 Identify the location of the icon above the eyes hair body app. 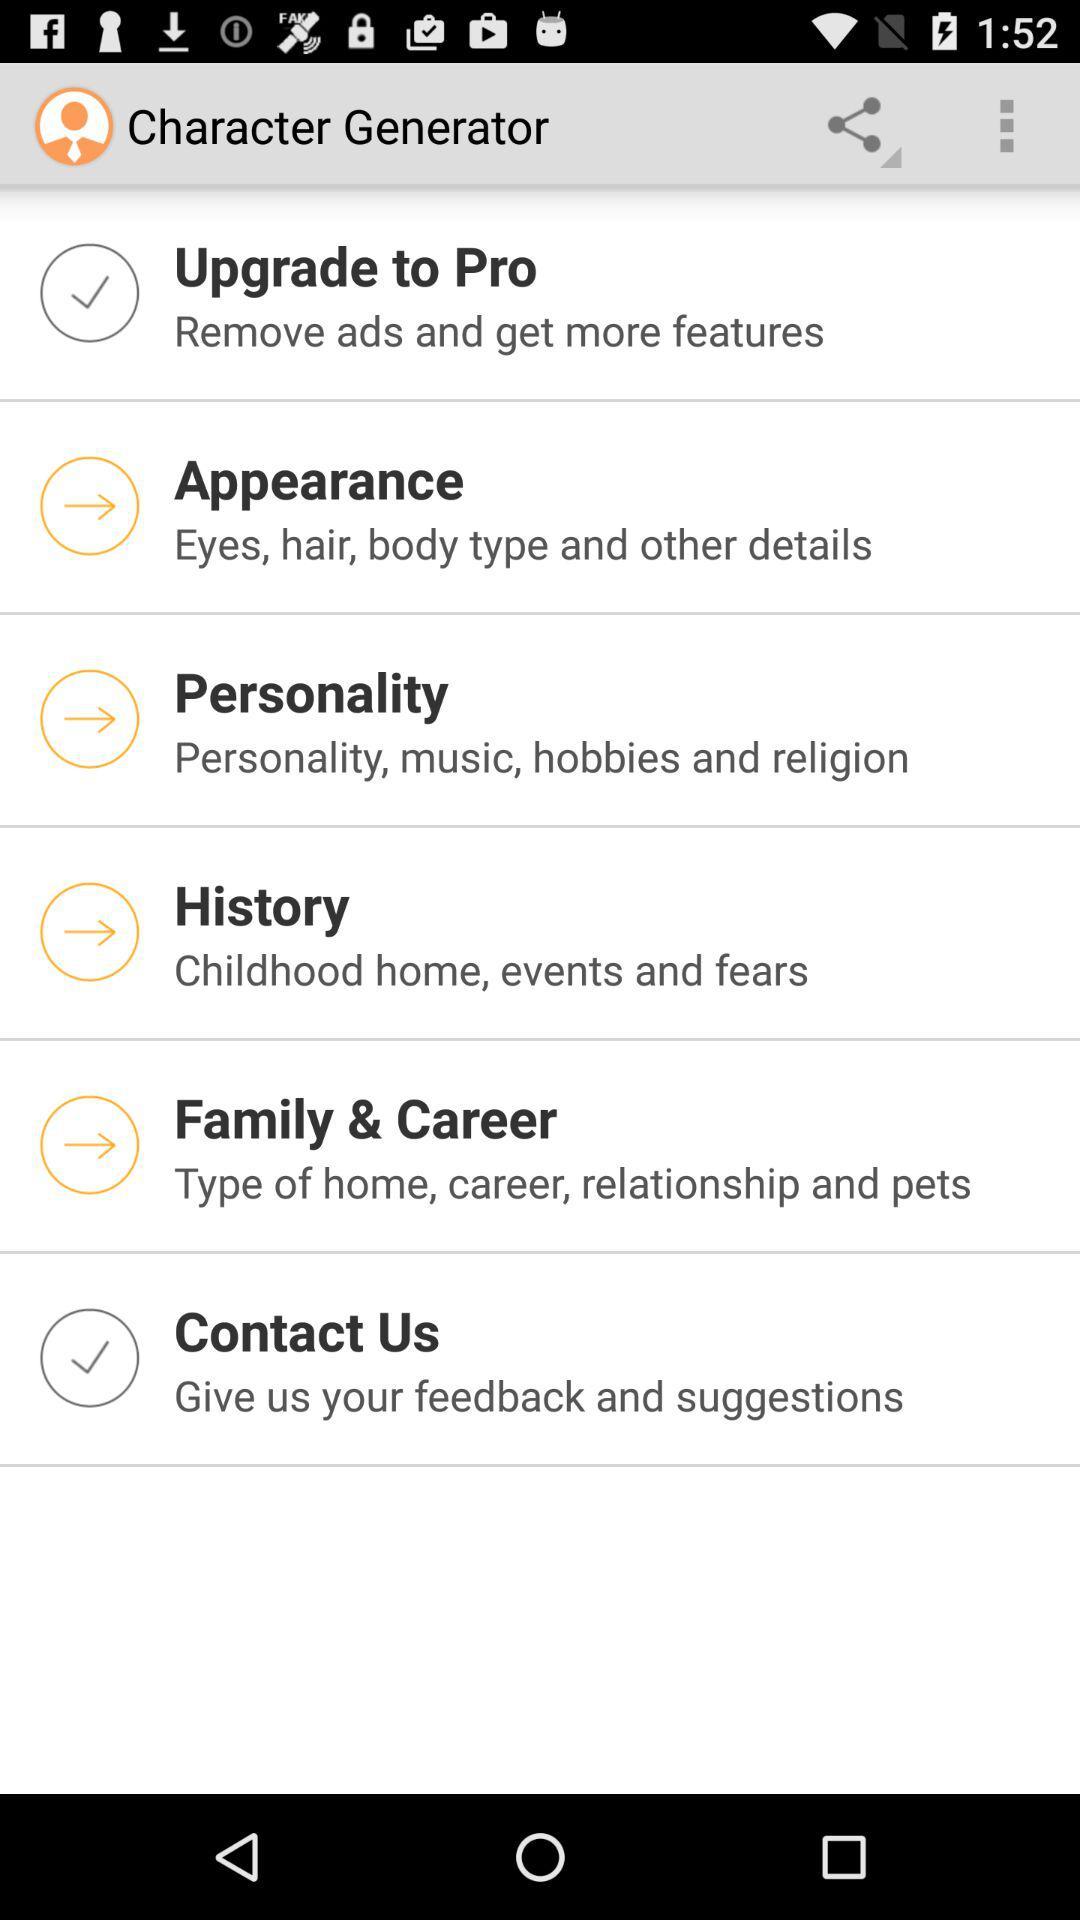
(613, 477).